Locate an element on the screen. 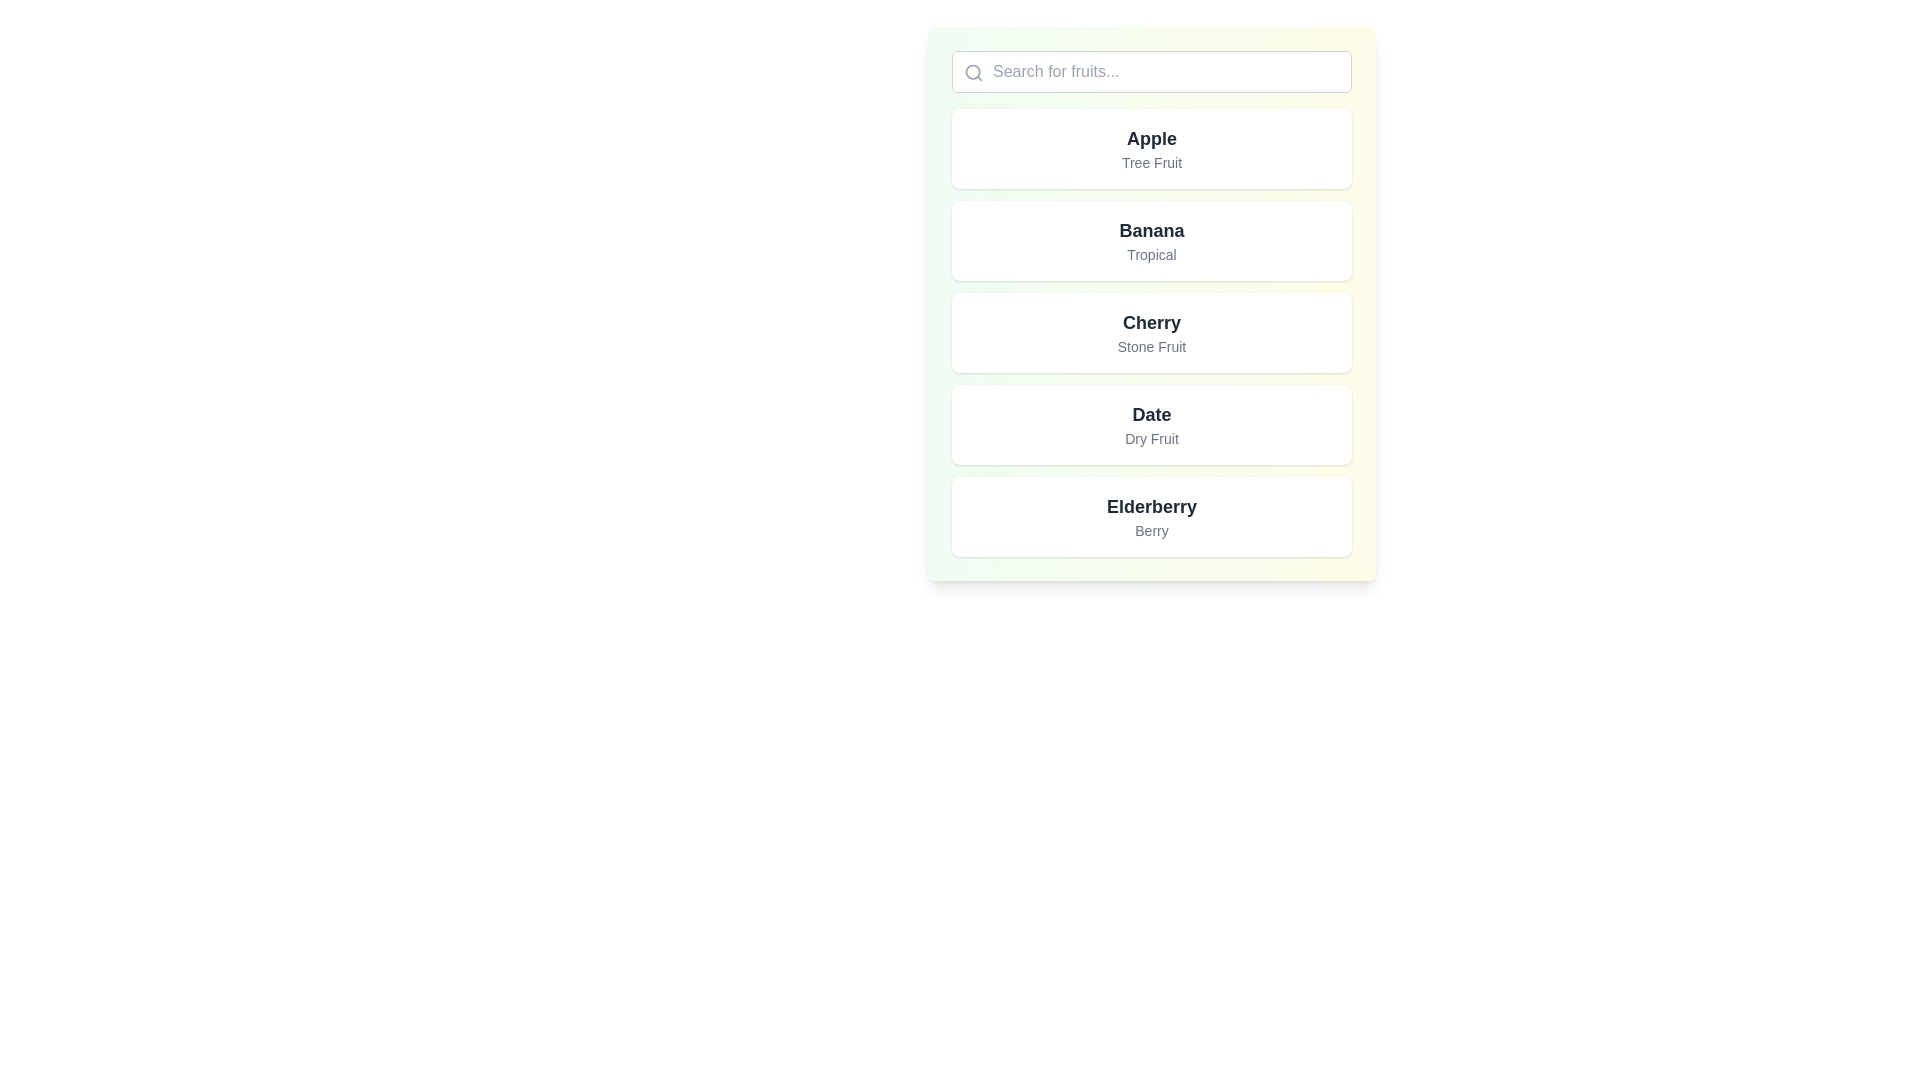  the descriptive label located below the main title 'Apple' within the card in the vertical list is located at coordinates (1152, 161).